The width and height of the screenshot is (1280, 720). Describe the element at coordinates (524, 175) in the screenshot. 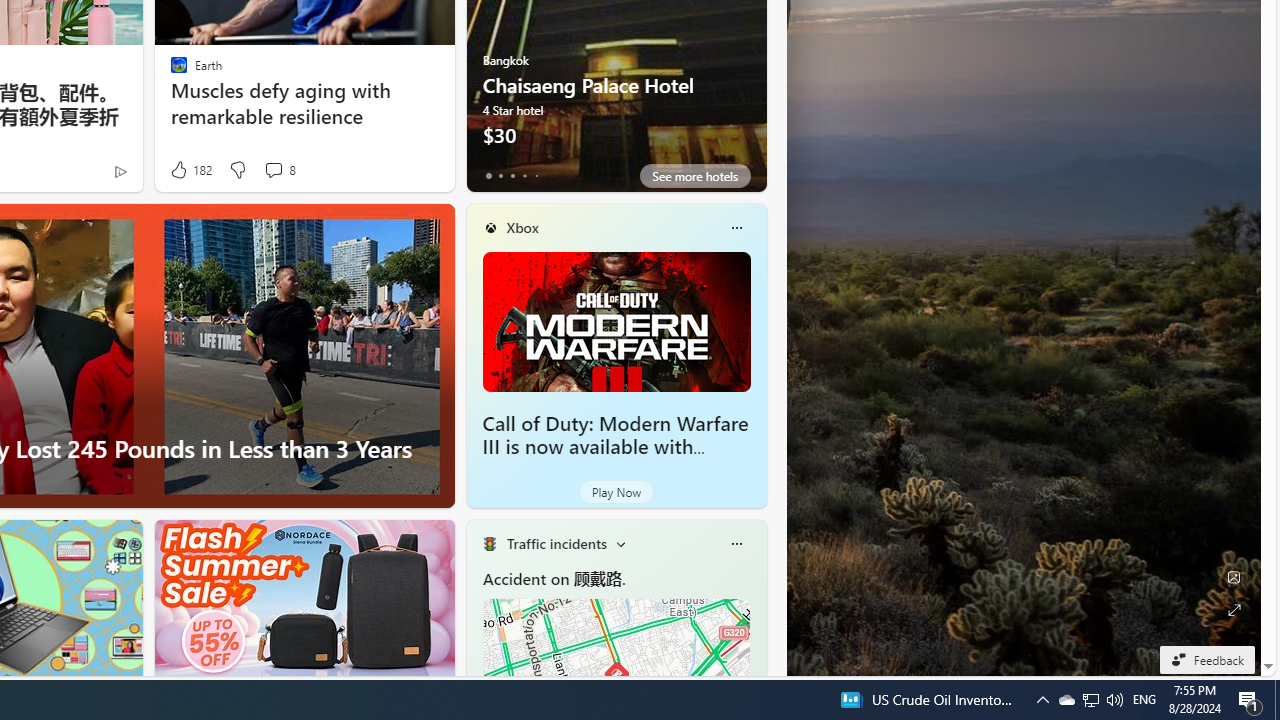

I see `'tab-3'` at that location.